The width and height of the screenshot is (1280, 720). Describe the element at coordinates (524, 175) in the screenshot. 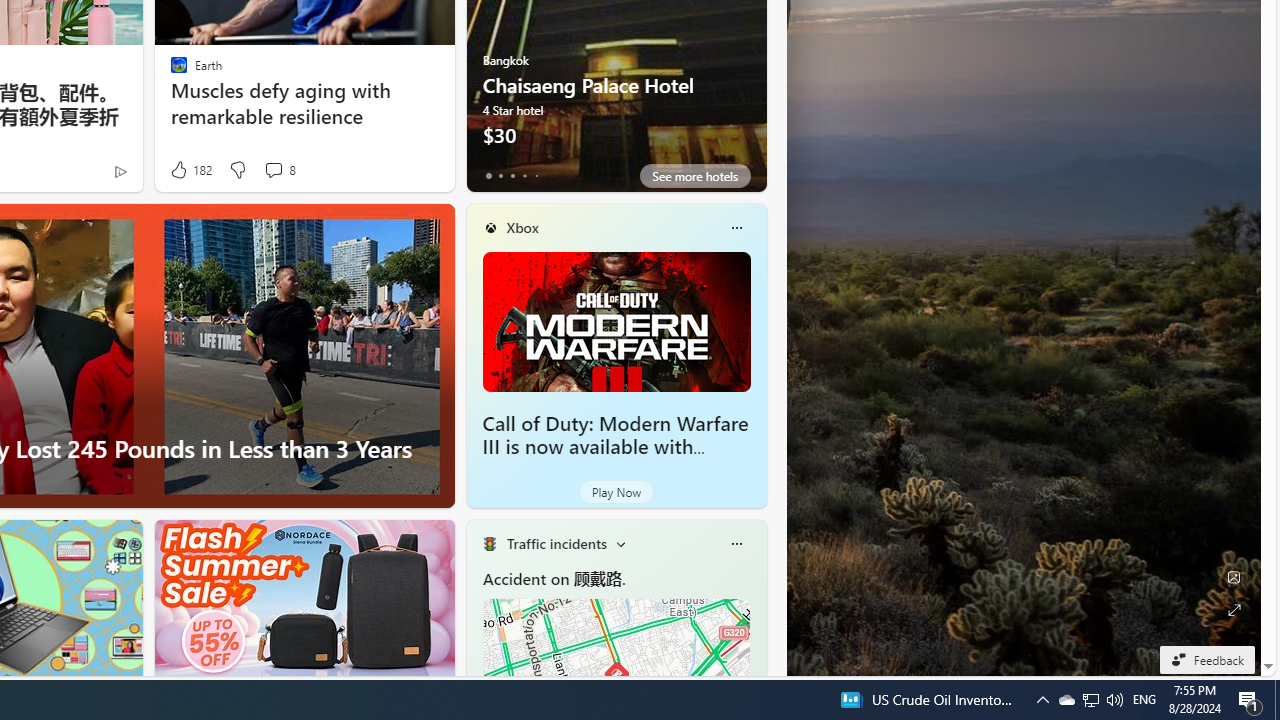

I see `'tab-3'` at that location.